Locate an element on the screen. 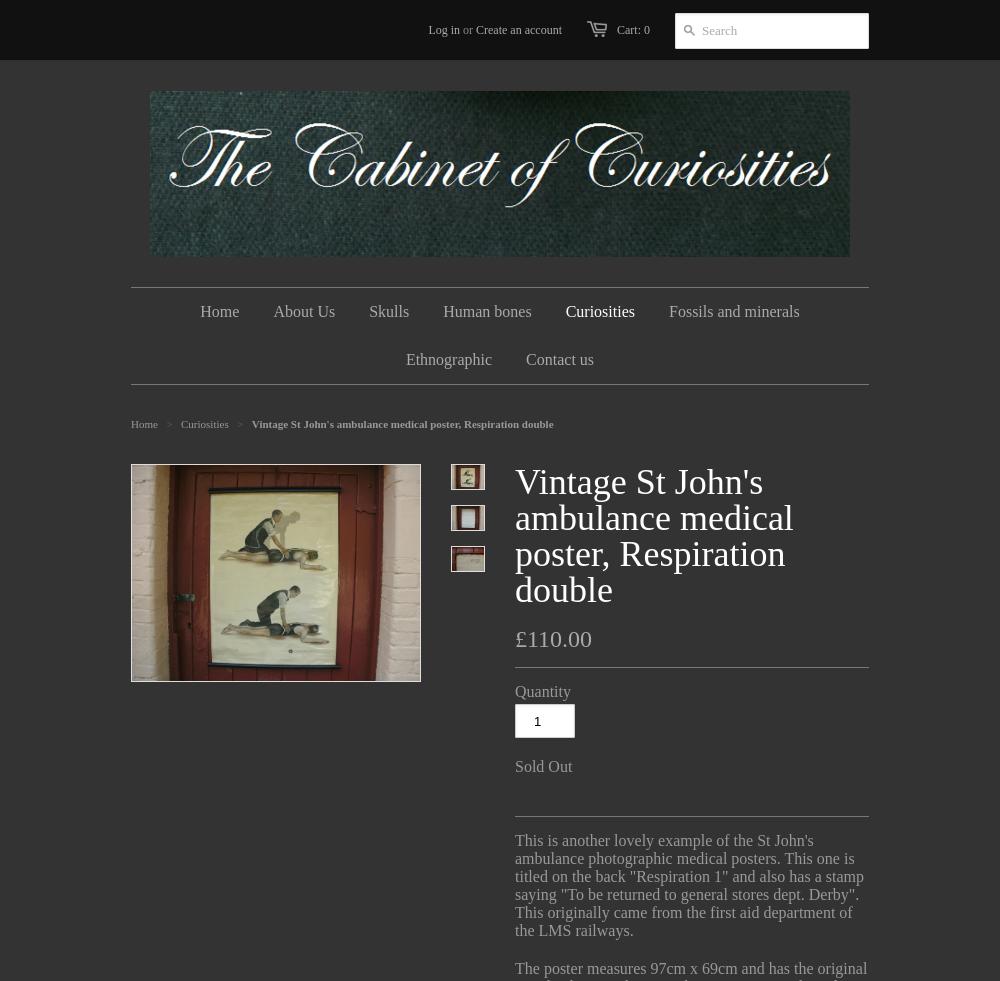 Image resolution: width=1000 pixels, height=981 pixels. 'Sold Out' is located at coordinates (543, 766).